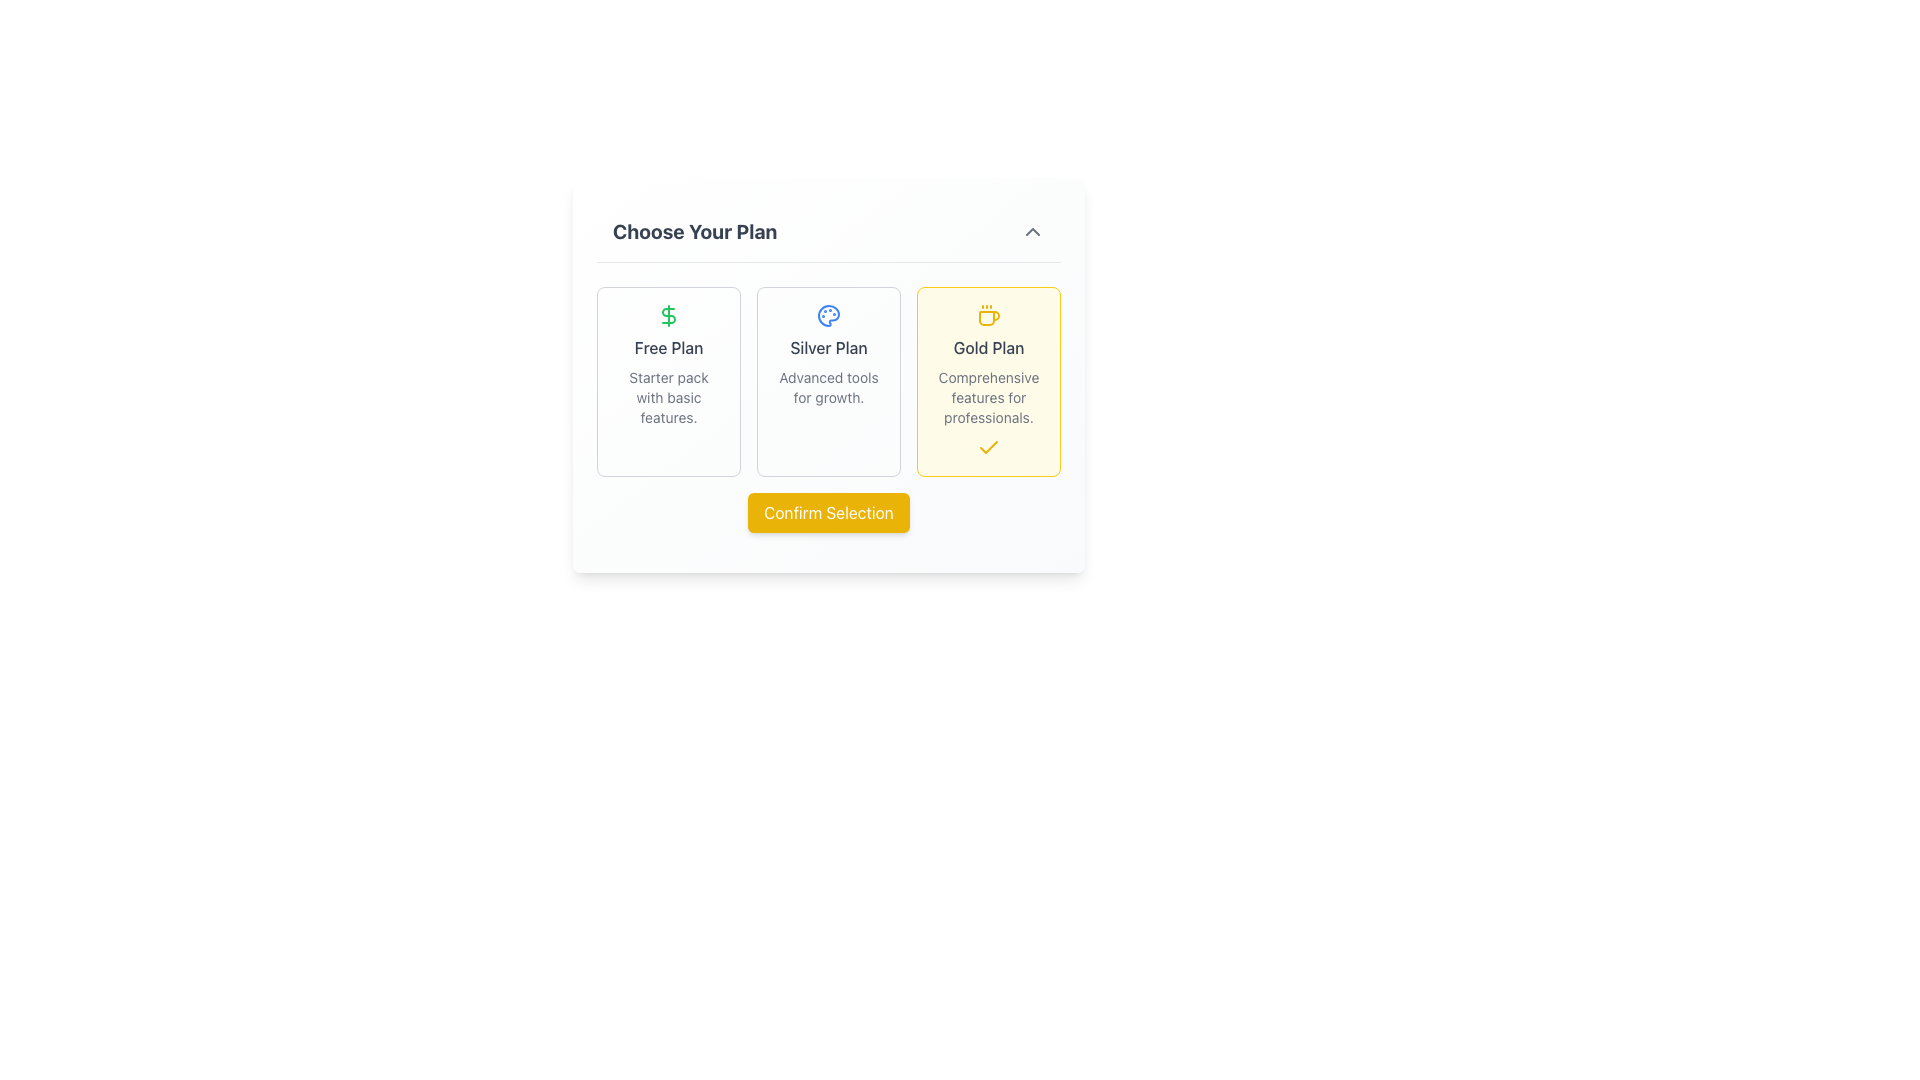 This screenshot has width=1920, height=1080. Describe the element at coordinates (695, 230) in the screenshot. I see `text label that displays 'Choose Your Plan', which is prominently positioned at the top of the section in dark gray color` at that location.